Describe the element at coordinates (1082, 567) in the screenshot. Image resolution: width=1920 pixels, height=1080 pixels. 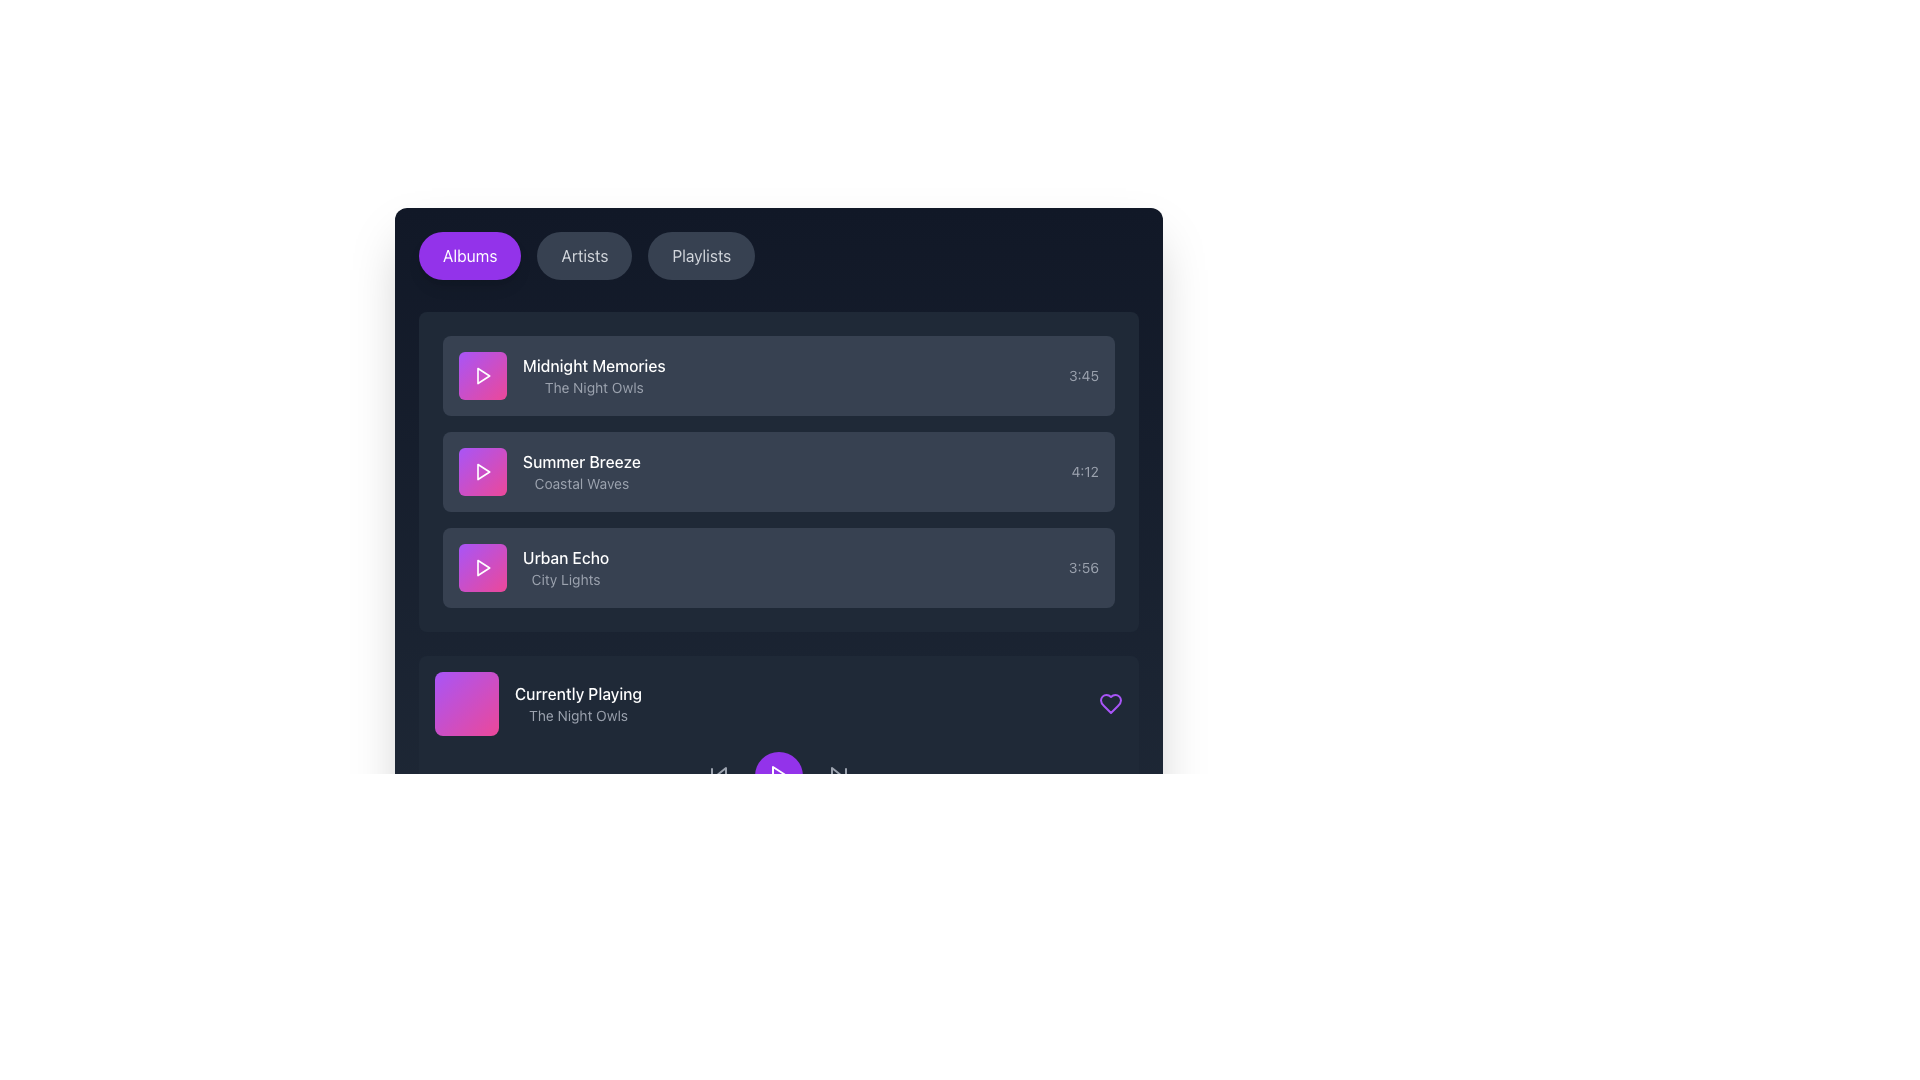
I see `the static text label displaying '3:56', which is styled in a small gray font and positioned below 'Urban Echo' and 'City Lights'` at that location.